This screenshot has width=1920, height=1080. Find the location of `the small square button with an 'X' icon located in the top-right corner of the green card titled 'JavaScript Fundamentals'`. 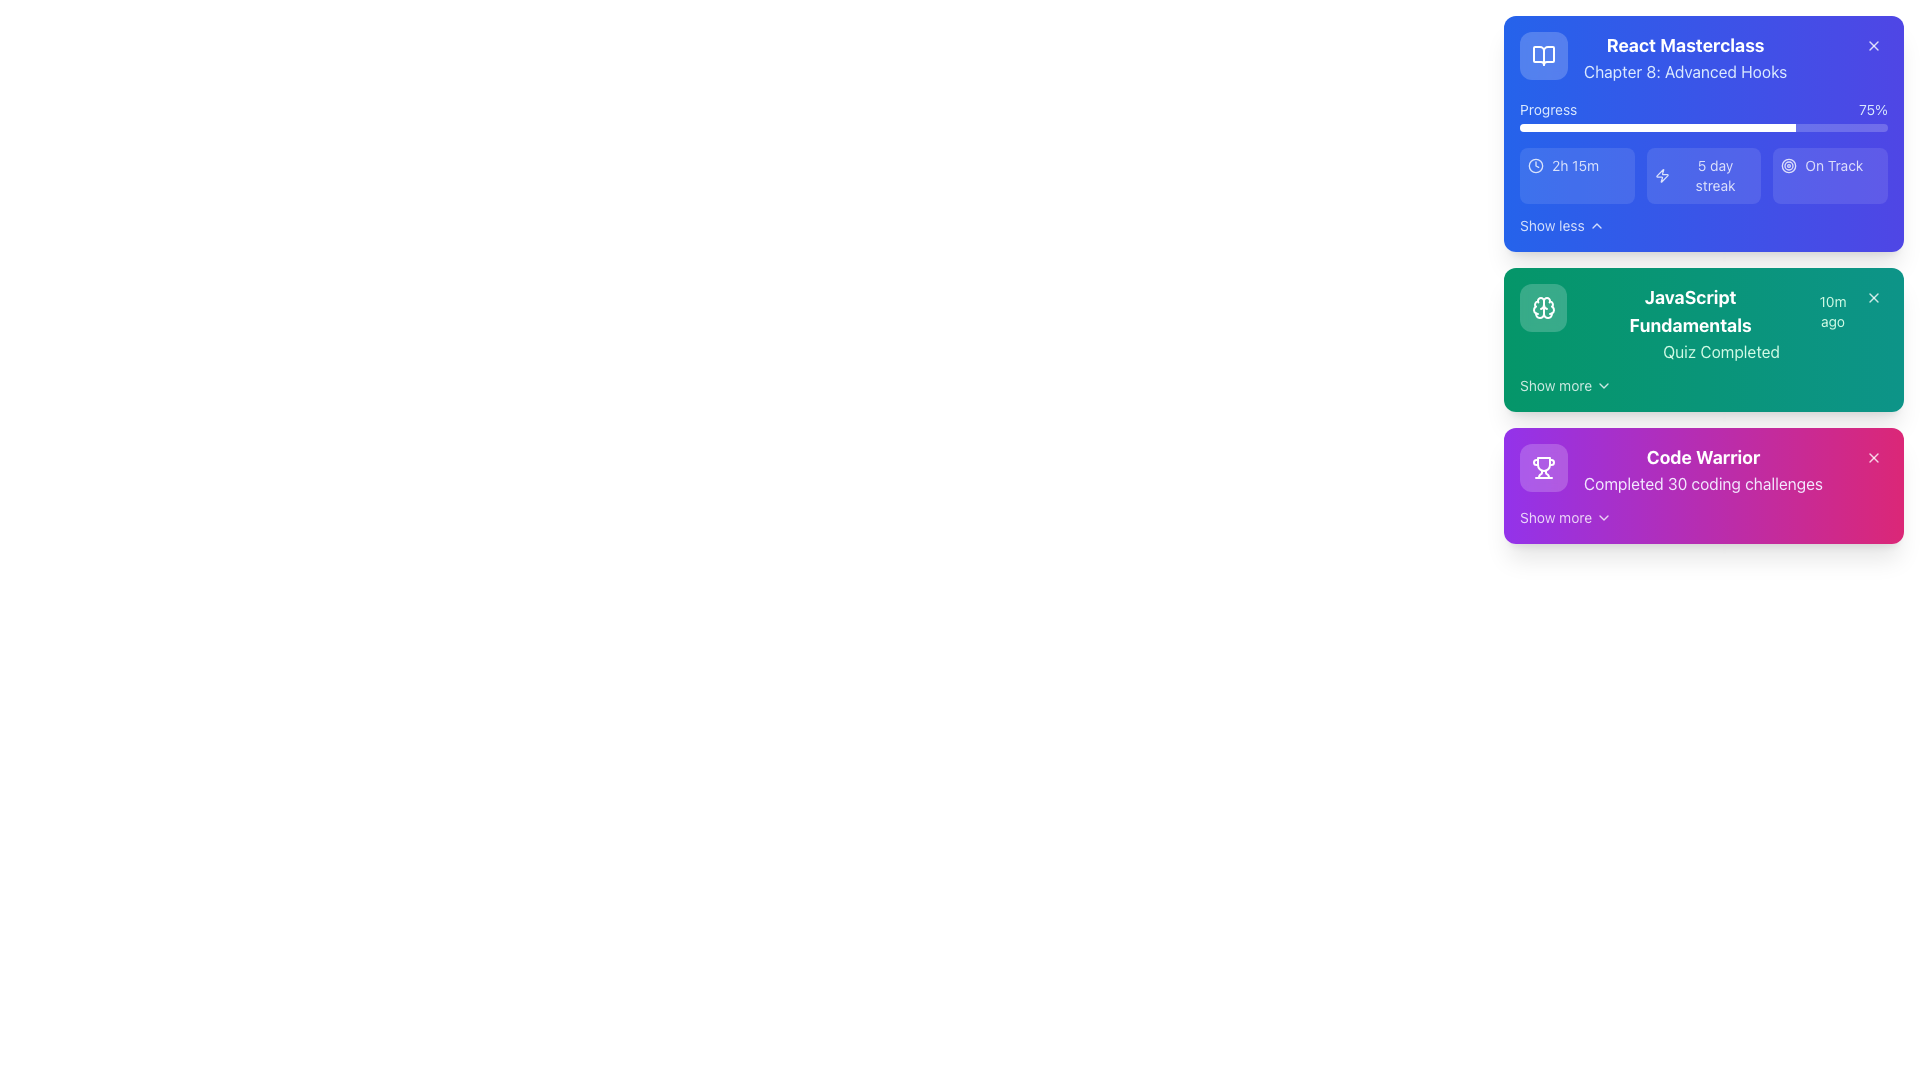

the small square button with an 'X' icon located in the top-right corner of the green card titled 'JavaScript Fundamentals' is located at coordinates (1872, 297).